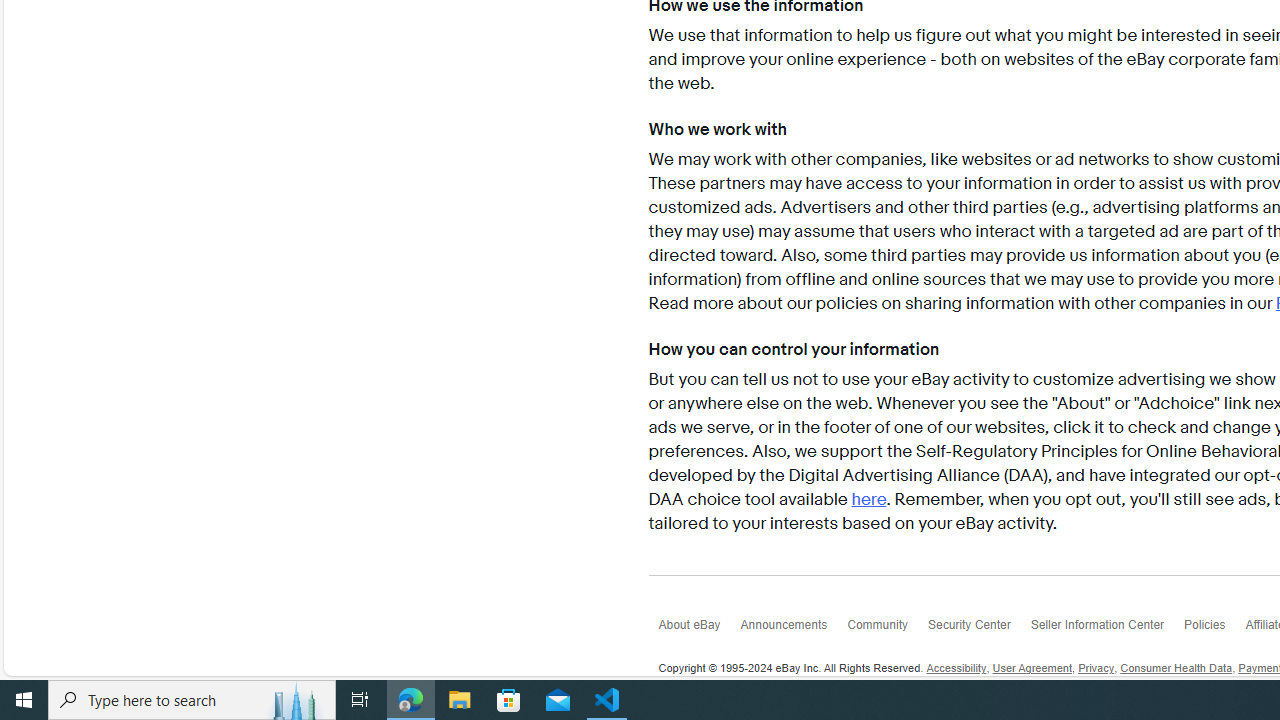  Describe the element at coordinates (1213, 630) in the screenshot. I see `'Policies'` at that location.